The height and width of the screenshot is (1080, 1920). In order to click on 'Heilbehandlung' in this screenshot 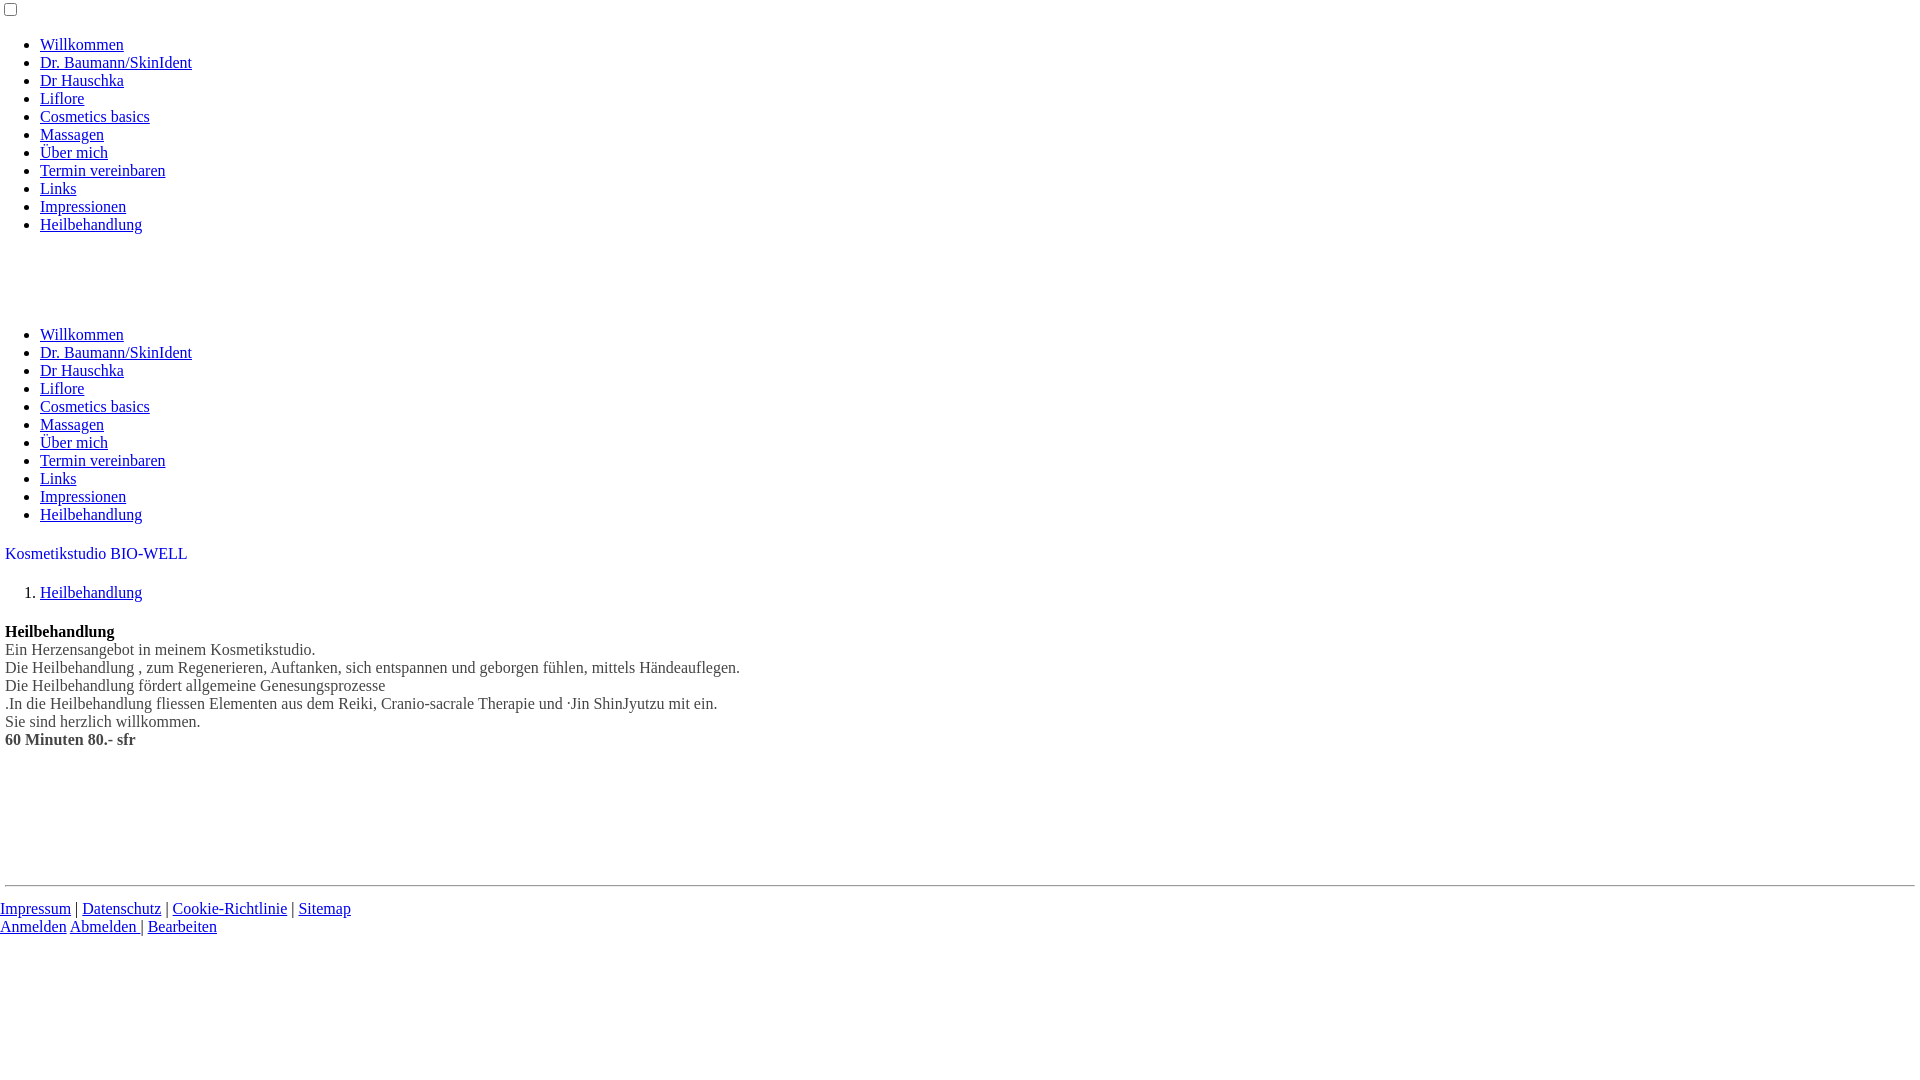, I will do `click(90, 591)`.